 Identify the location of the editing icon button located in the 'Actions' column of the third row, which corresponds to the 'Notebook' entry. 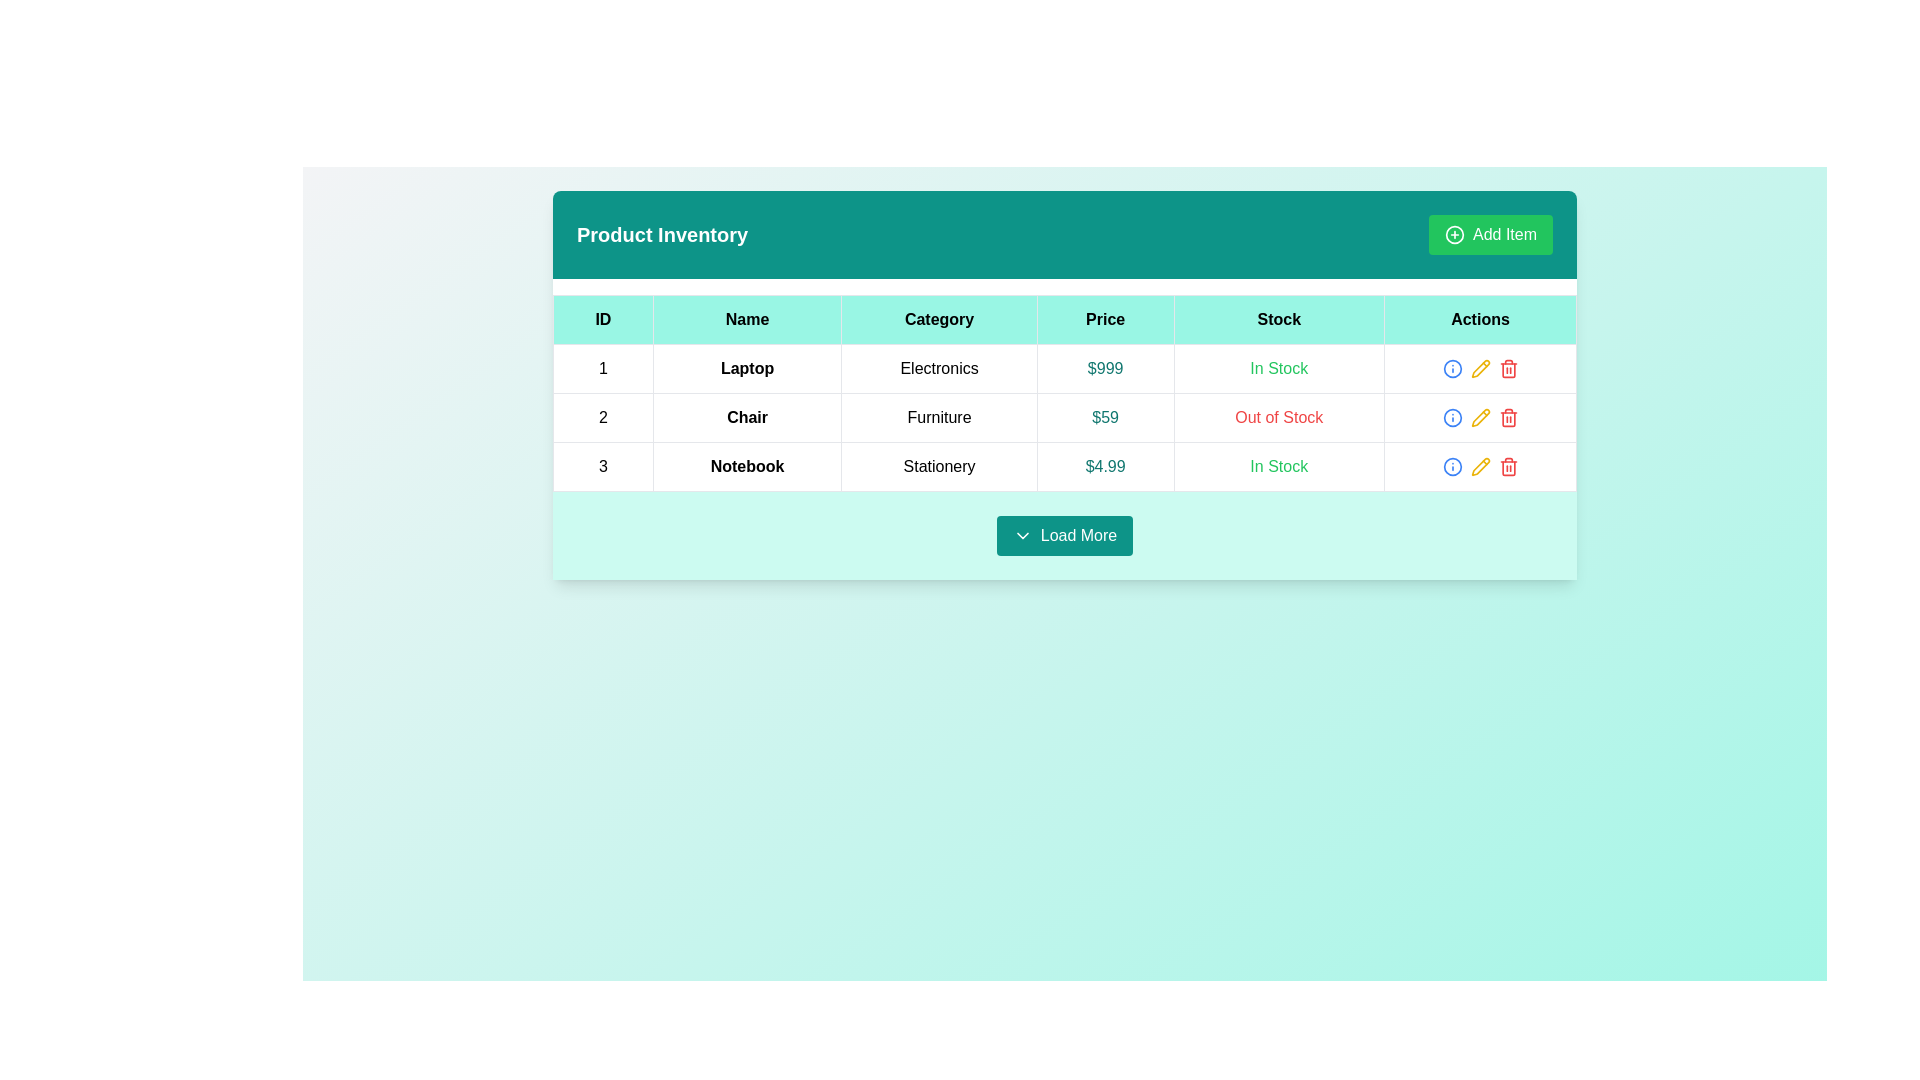
(1480, 466).